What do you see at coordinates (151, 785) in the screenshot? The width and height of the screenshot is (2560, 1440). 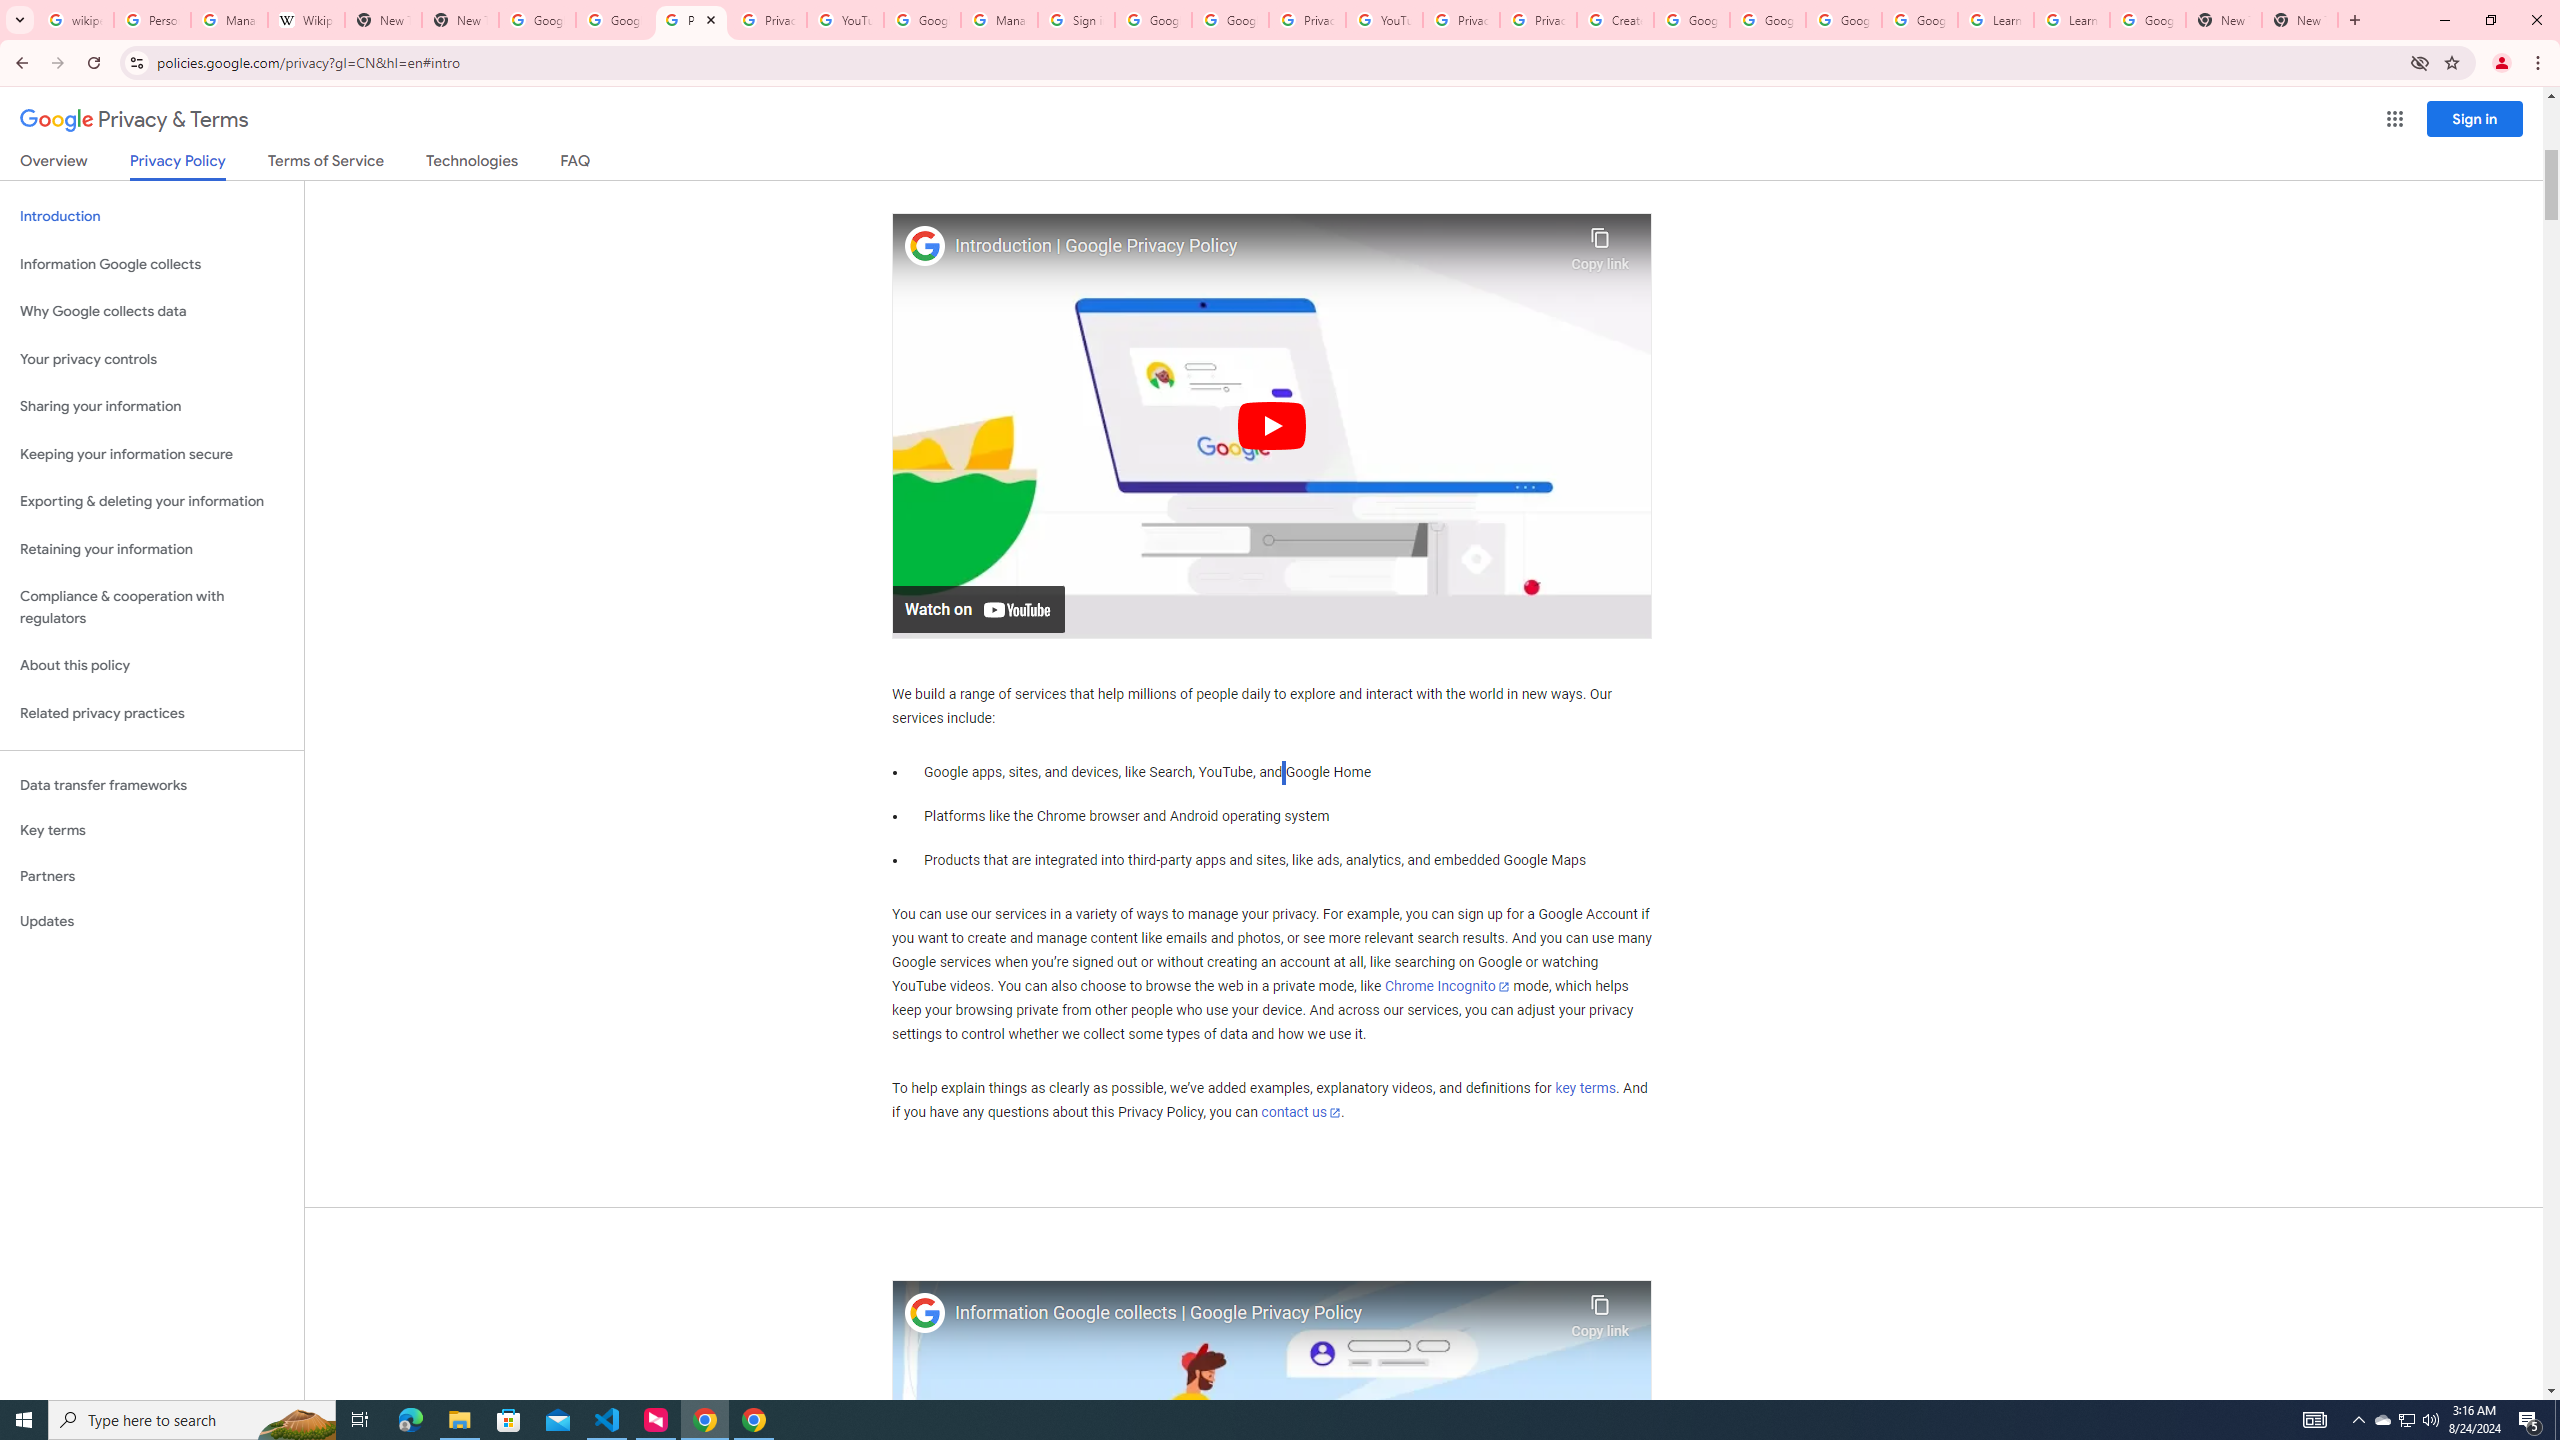 I see `'Data transfer frameworks'` at bounding box center [151, 785].